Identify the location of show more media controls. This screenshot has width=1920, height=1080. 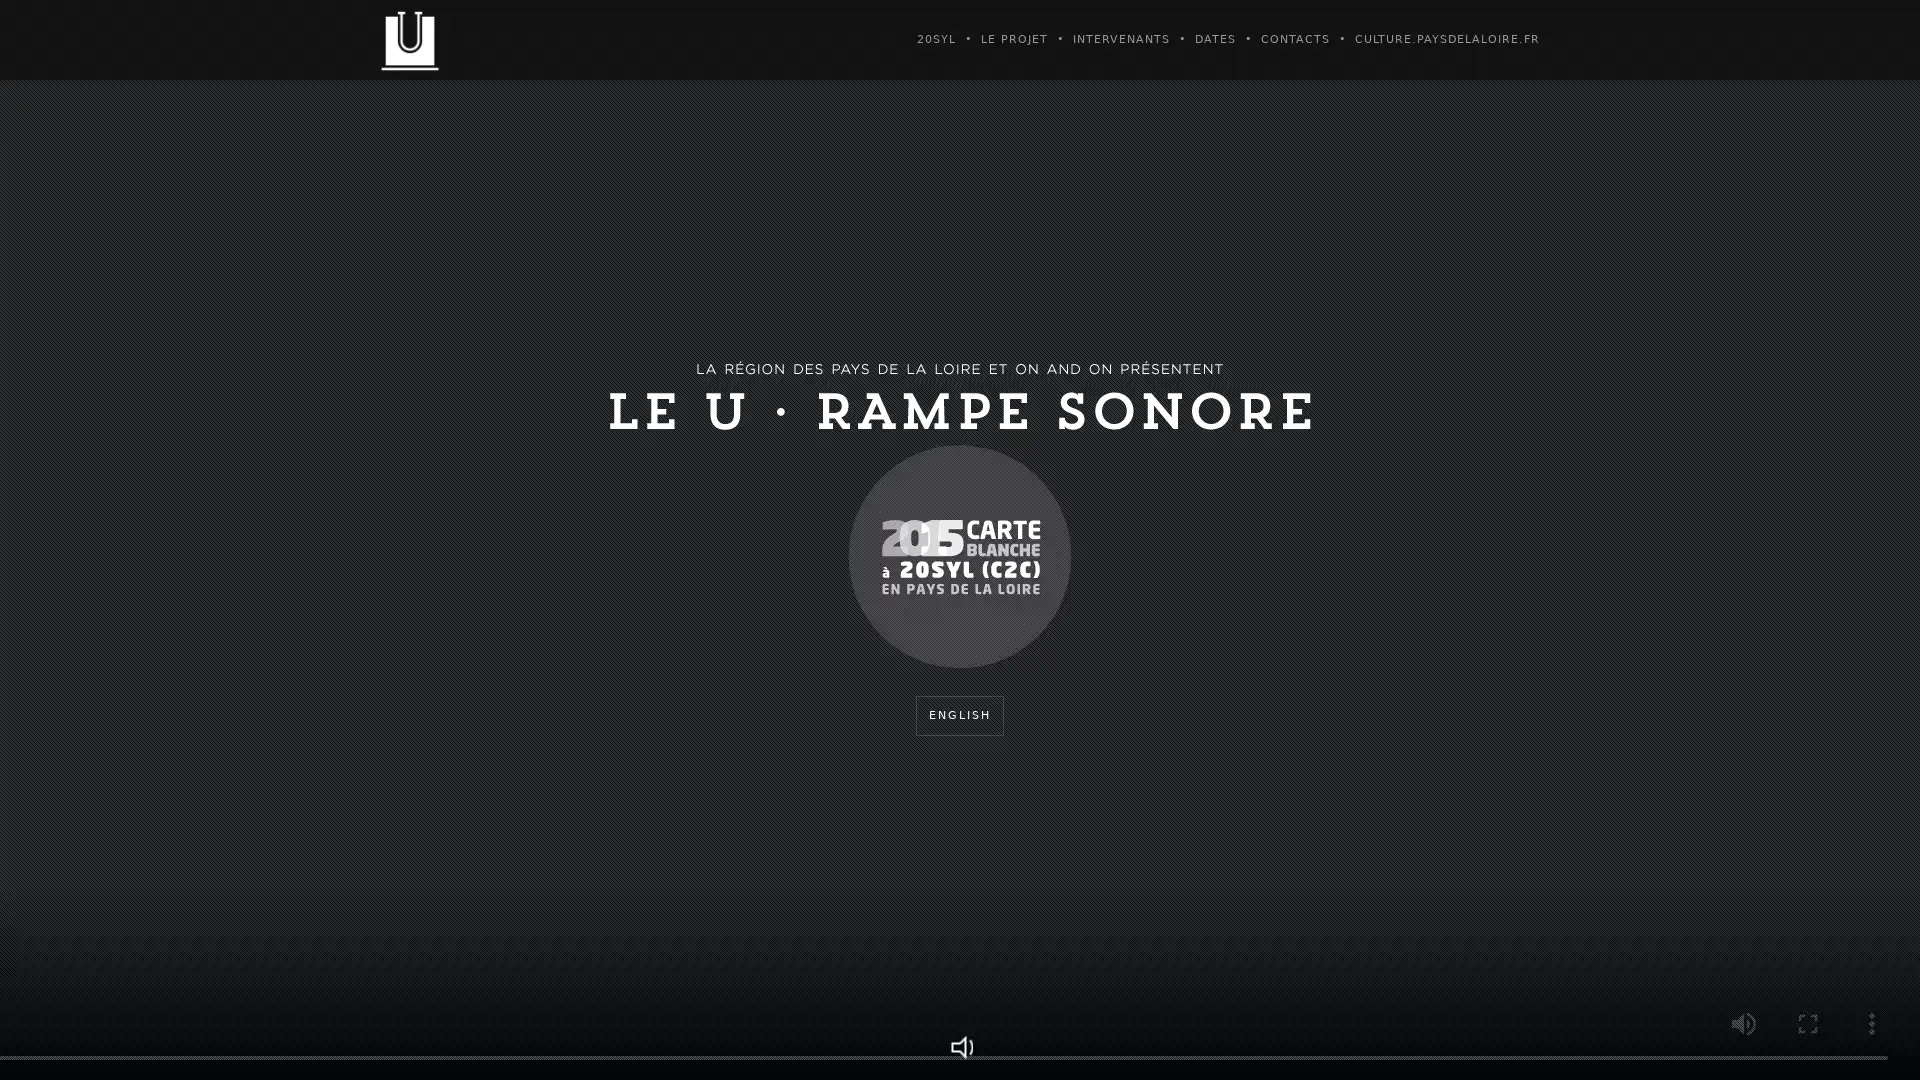
(1871, 1023).